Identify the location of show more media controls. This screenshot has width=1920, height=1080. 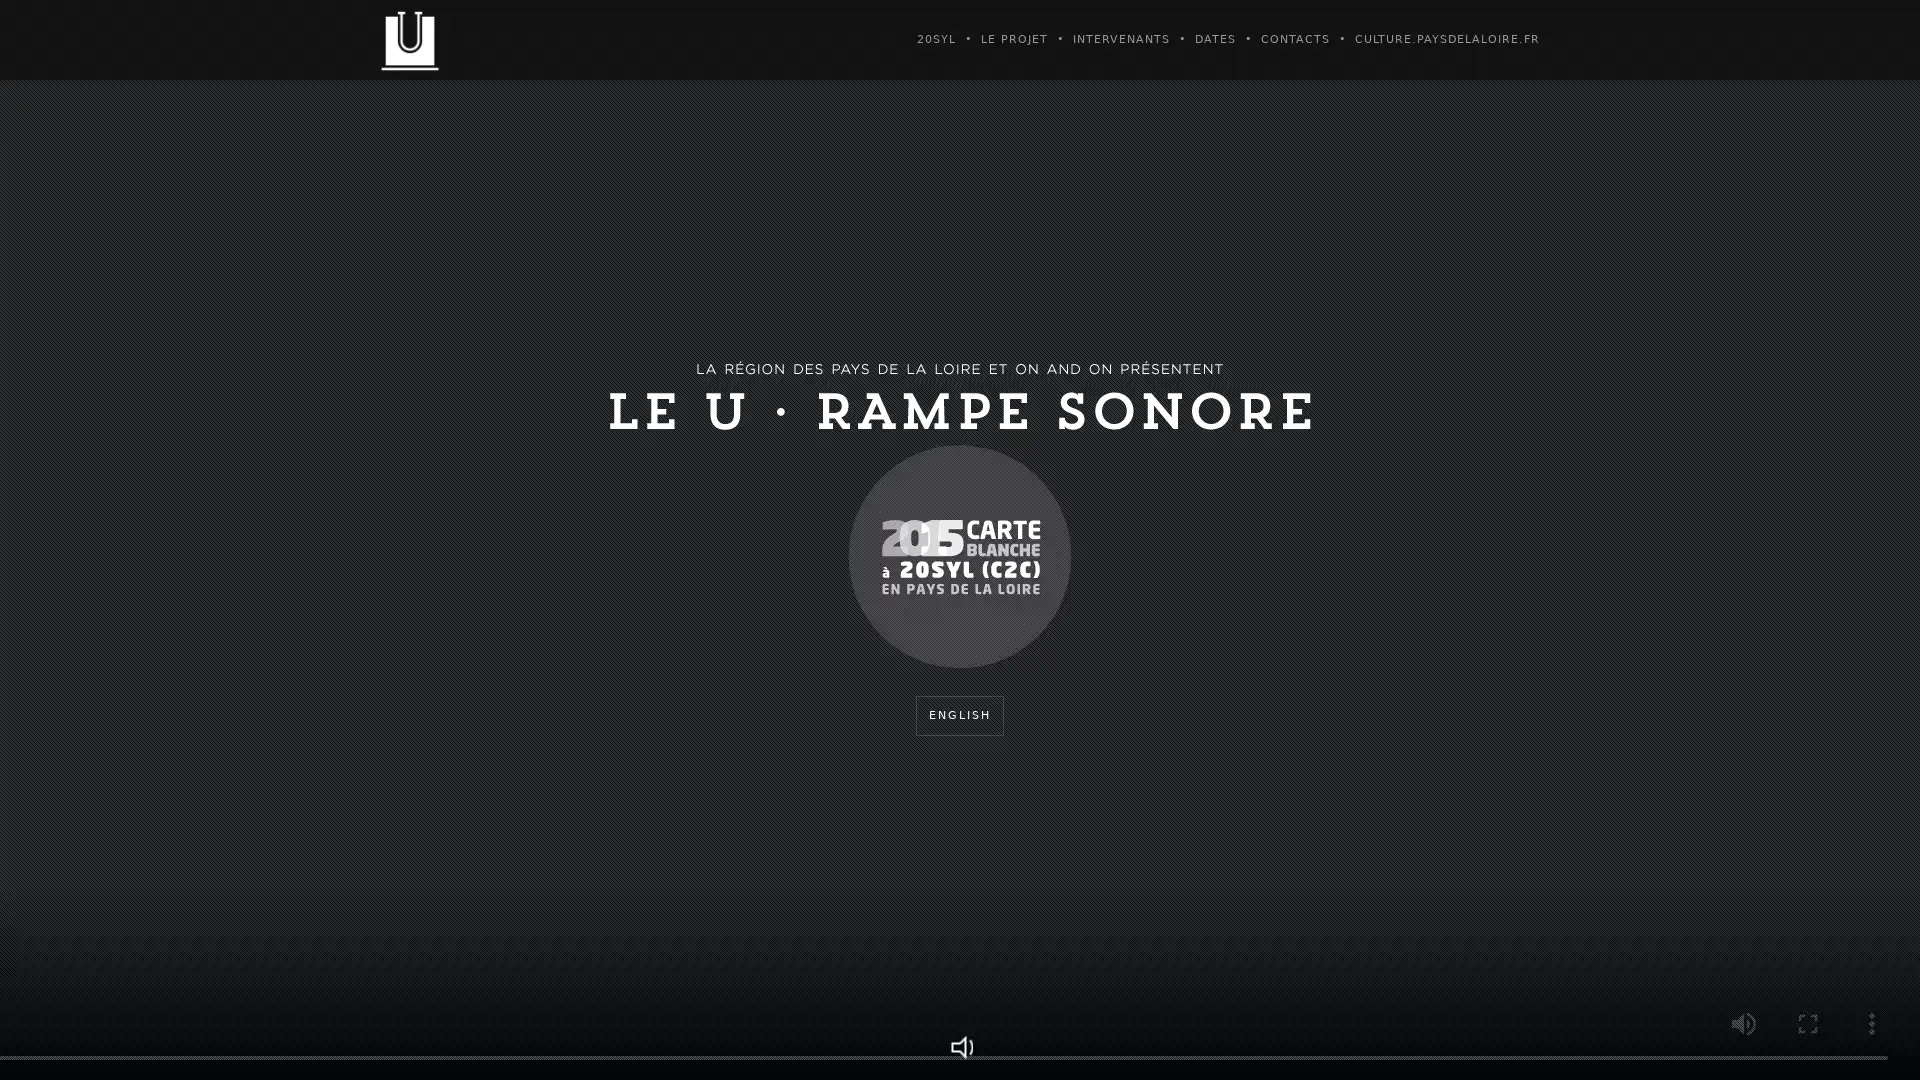
(1871, 1023).